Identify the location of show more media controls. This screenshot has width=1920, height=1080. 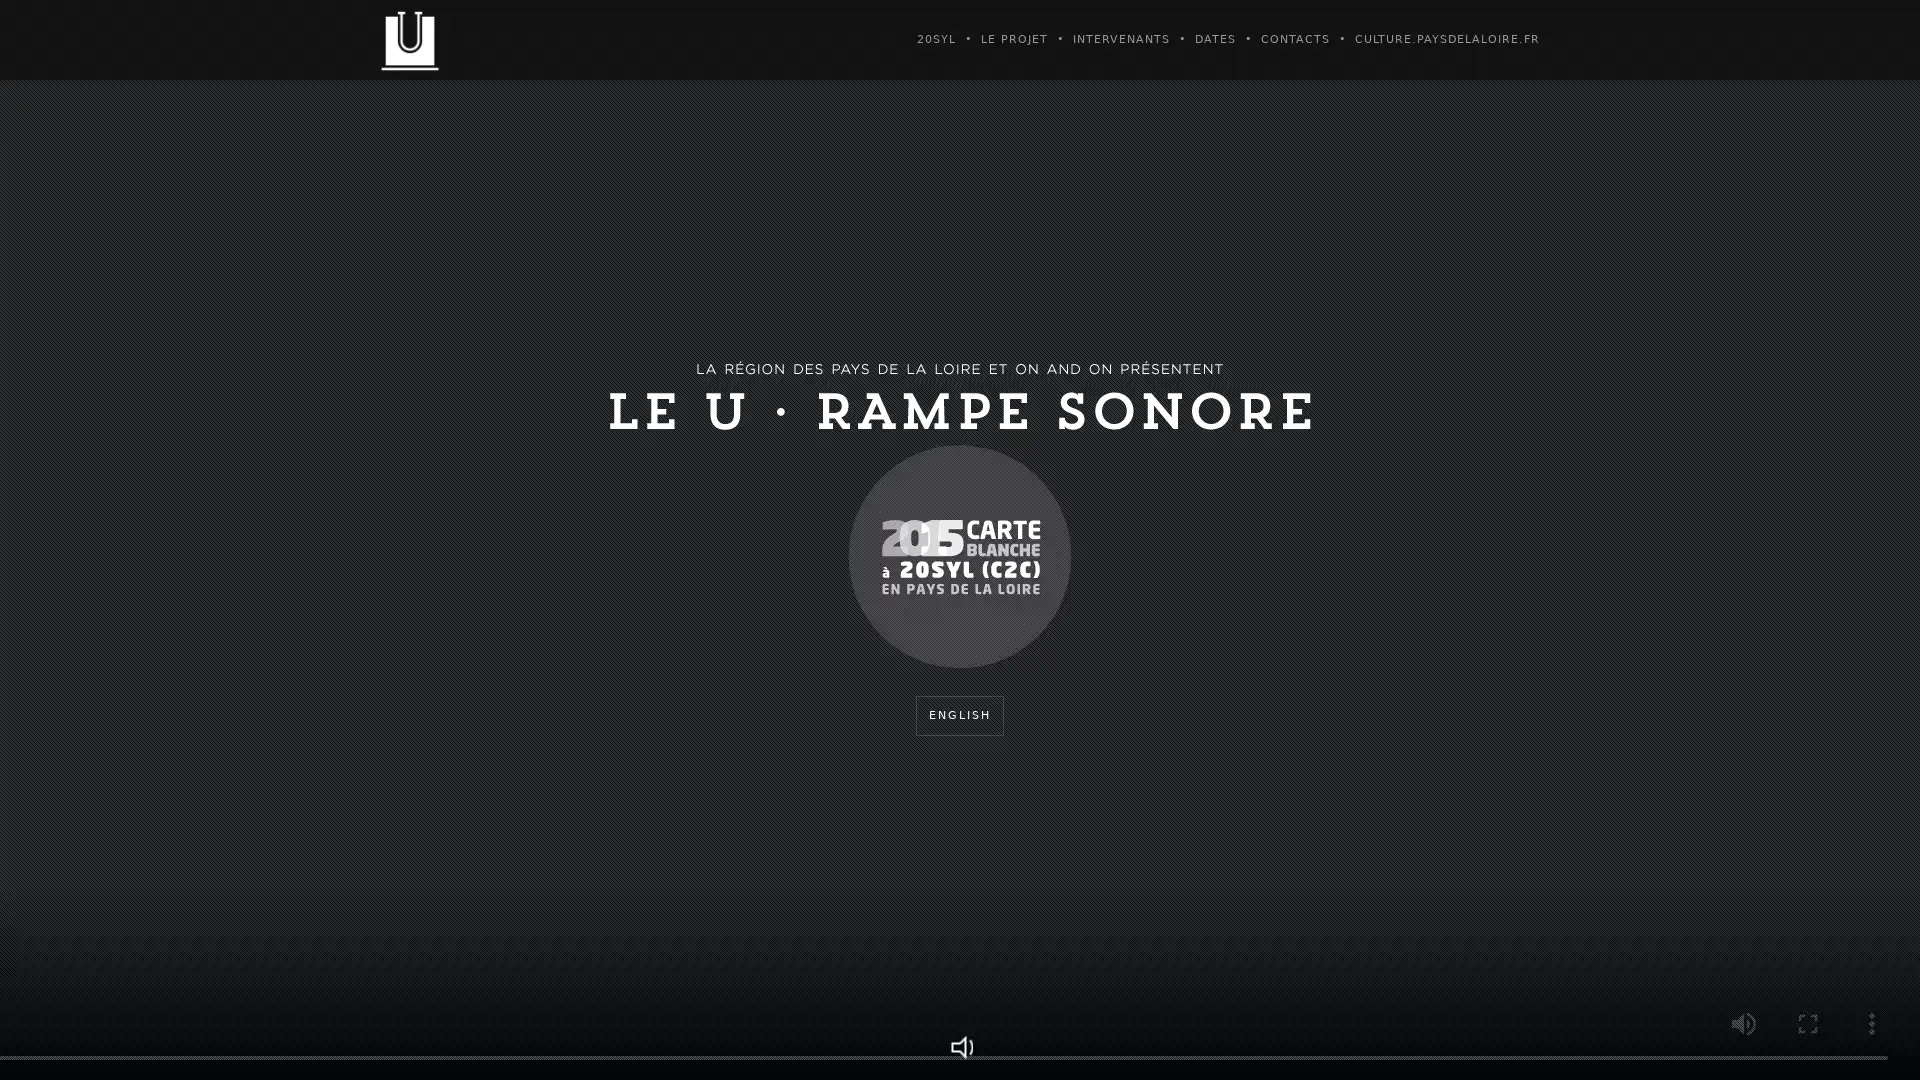
(1871, 1023).